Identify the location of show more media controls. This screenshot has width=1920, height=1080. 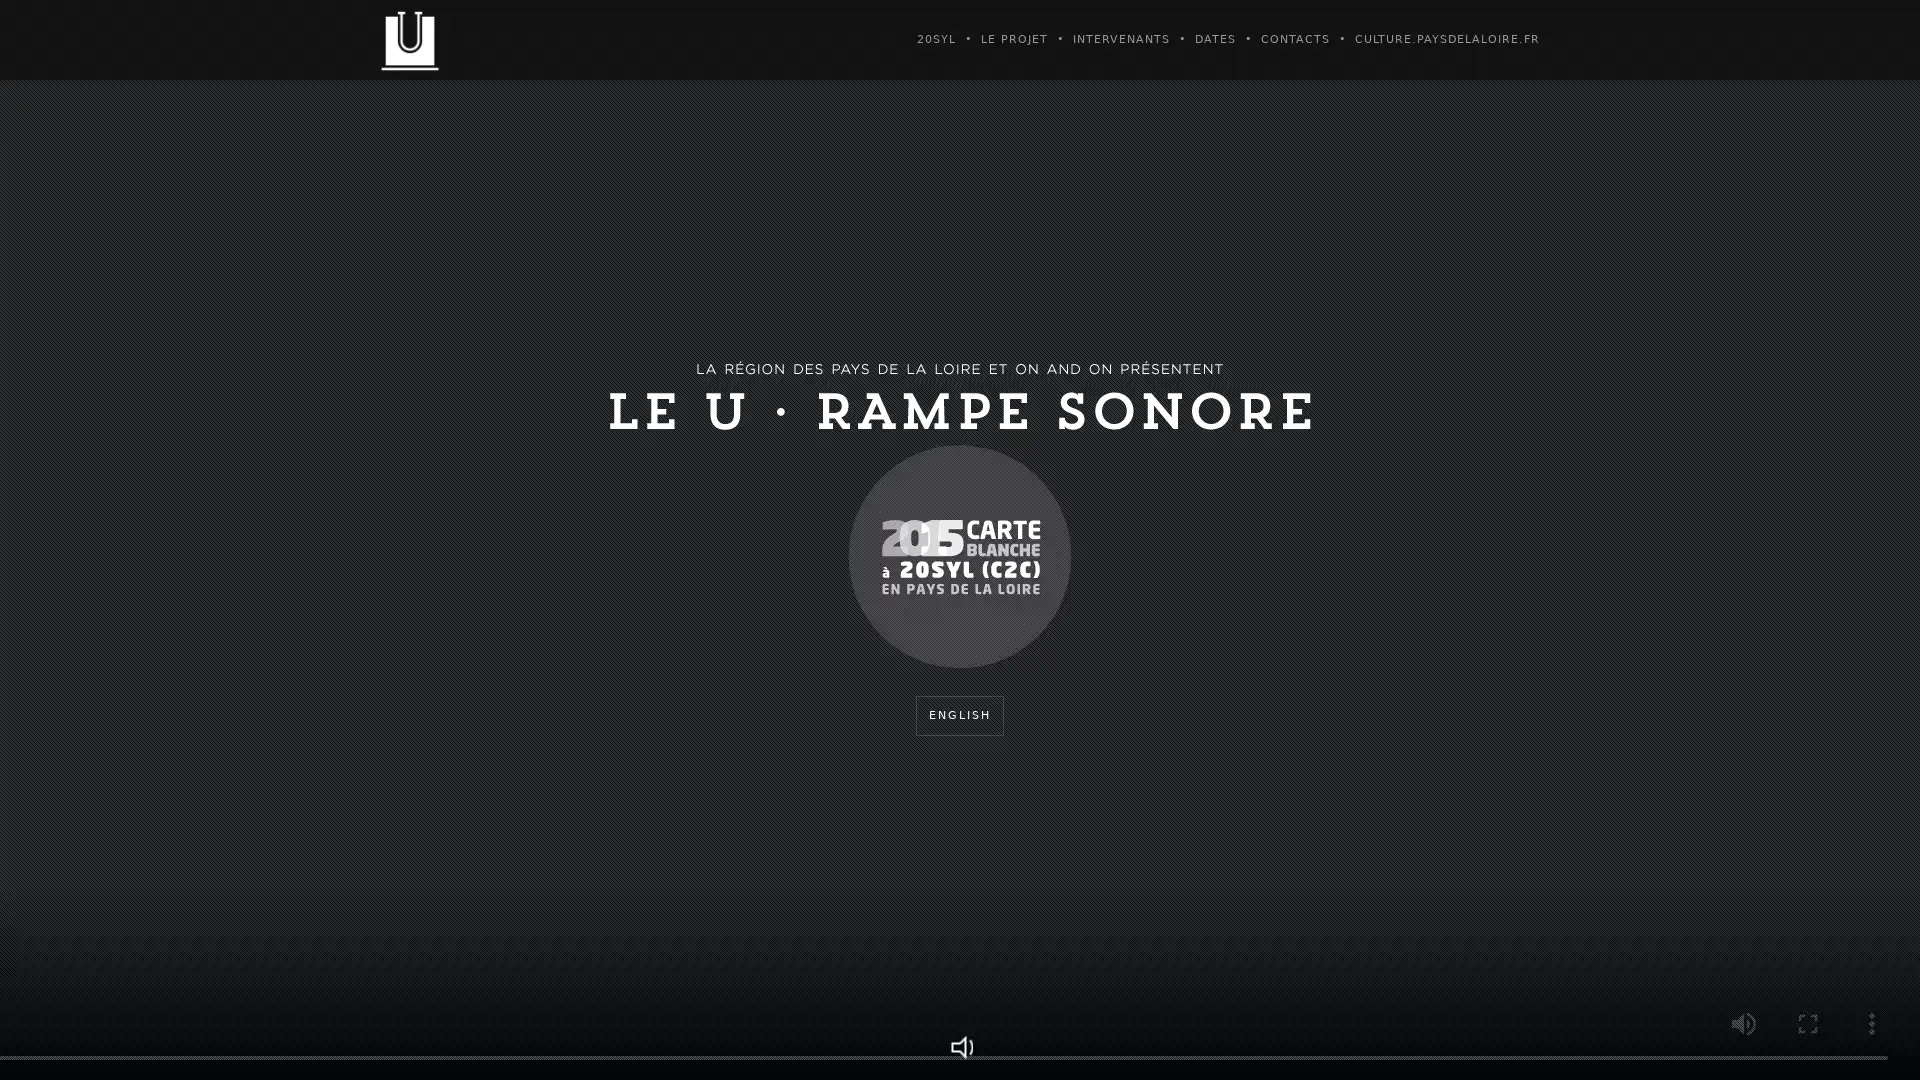
(1871, 1023).